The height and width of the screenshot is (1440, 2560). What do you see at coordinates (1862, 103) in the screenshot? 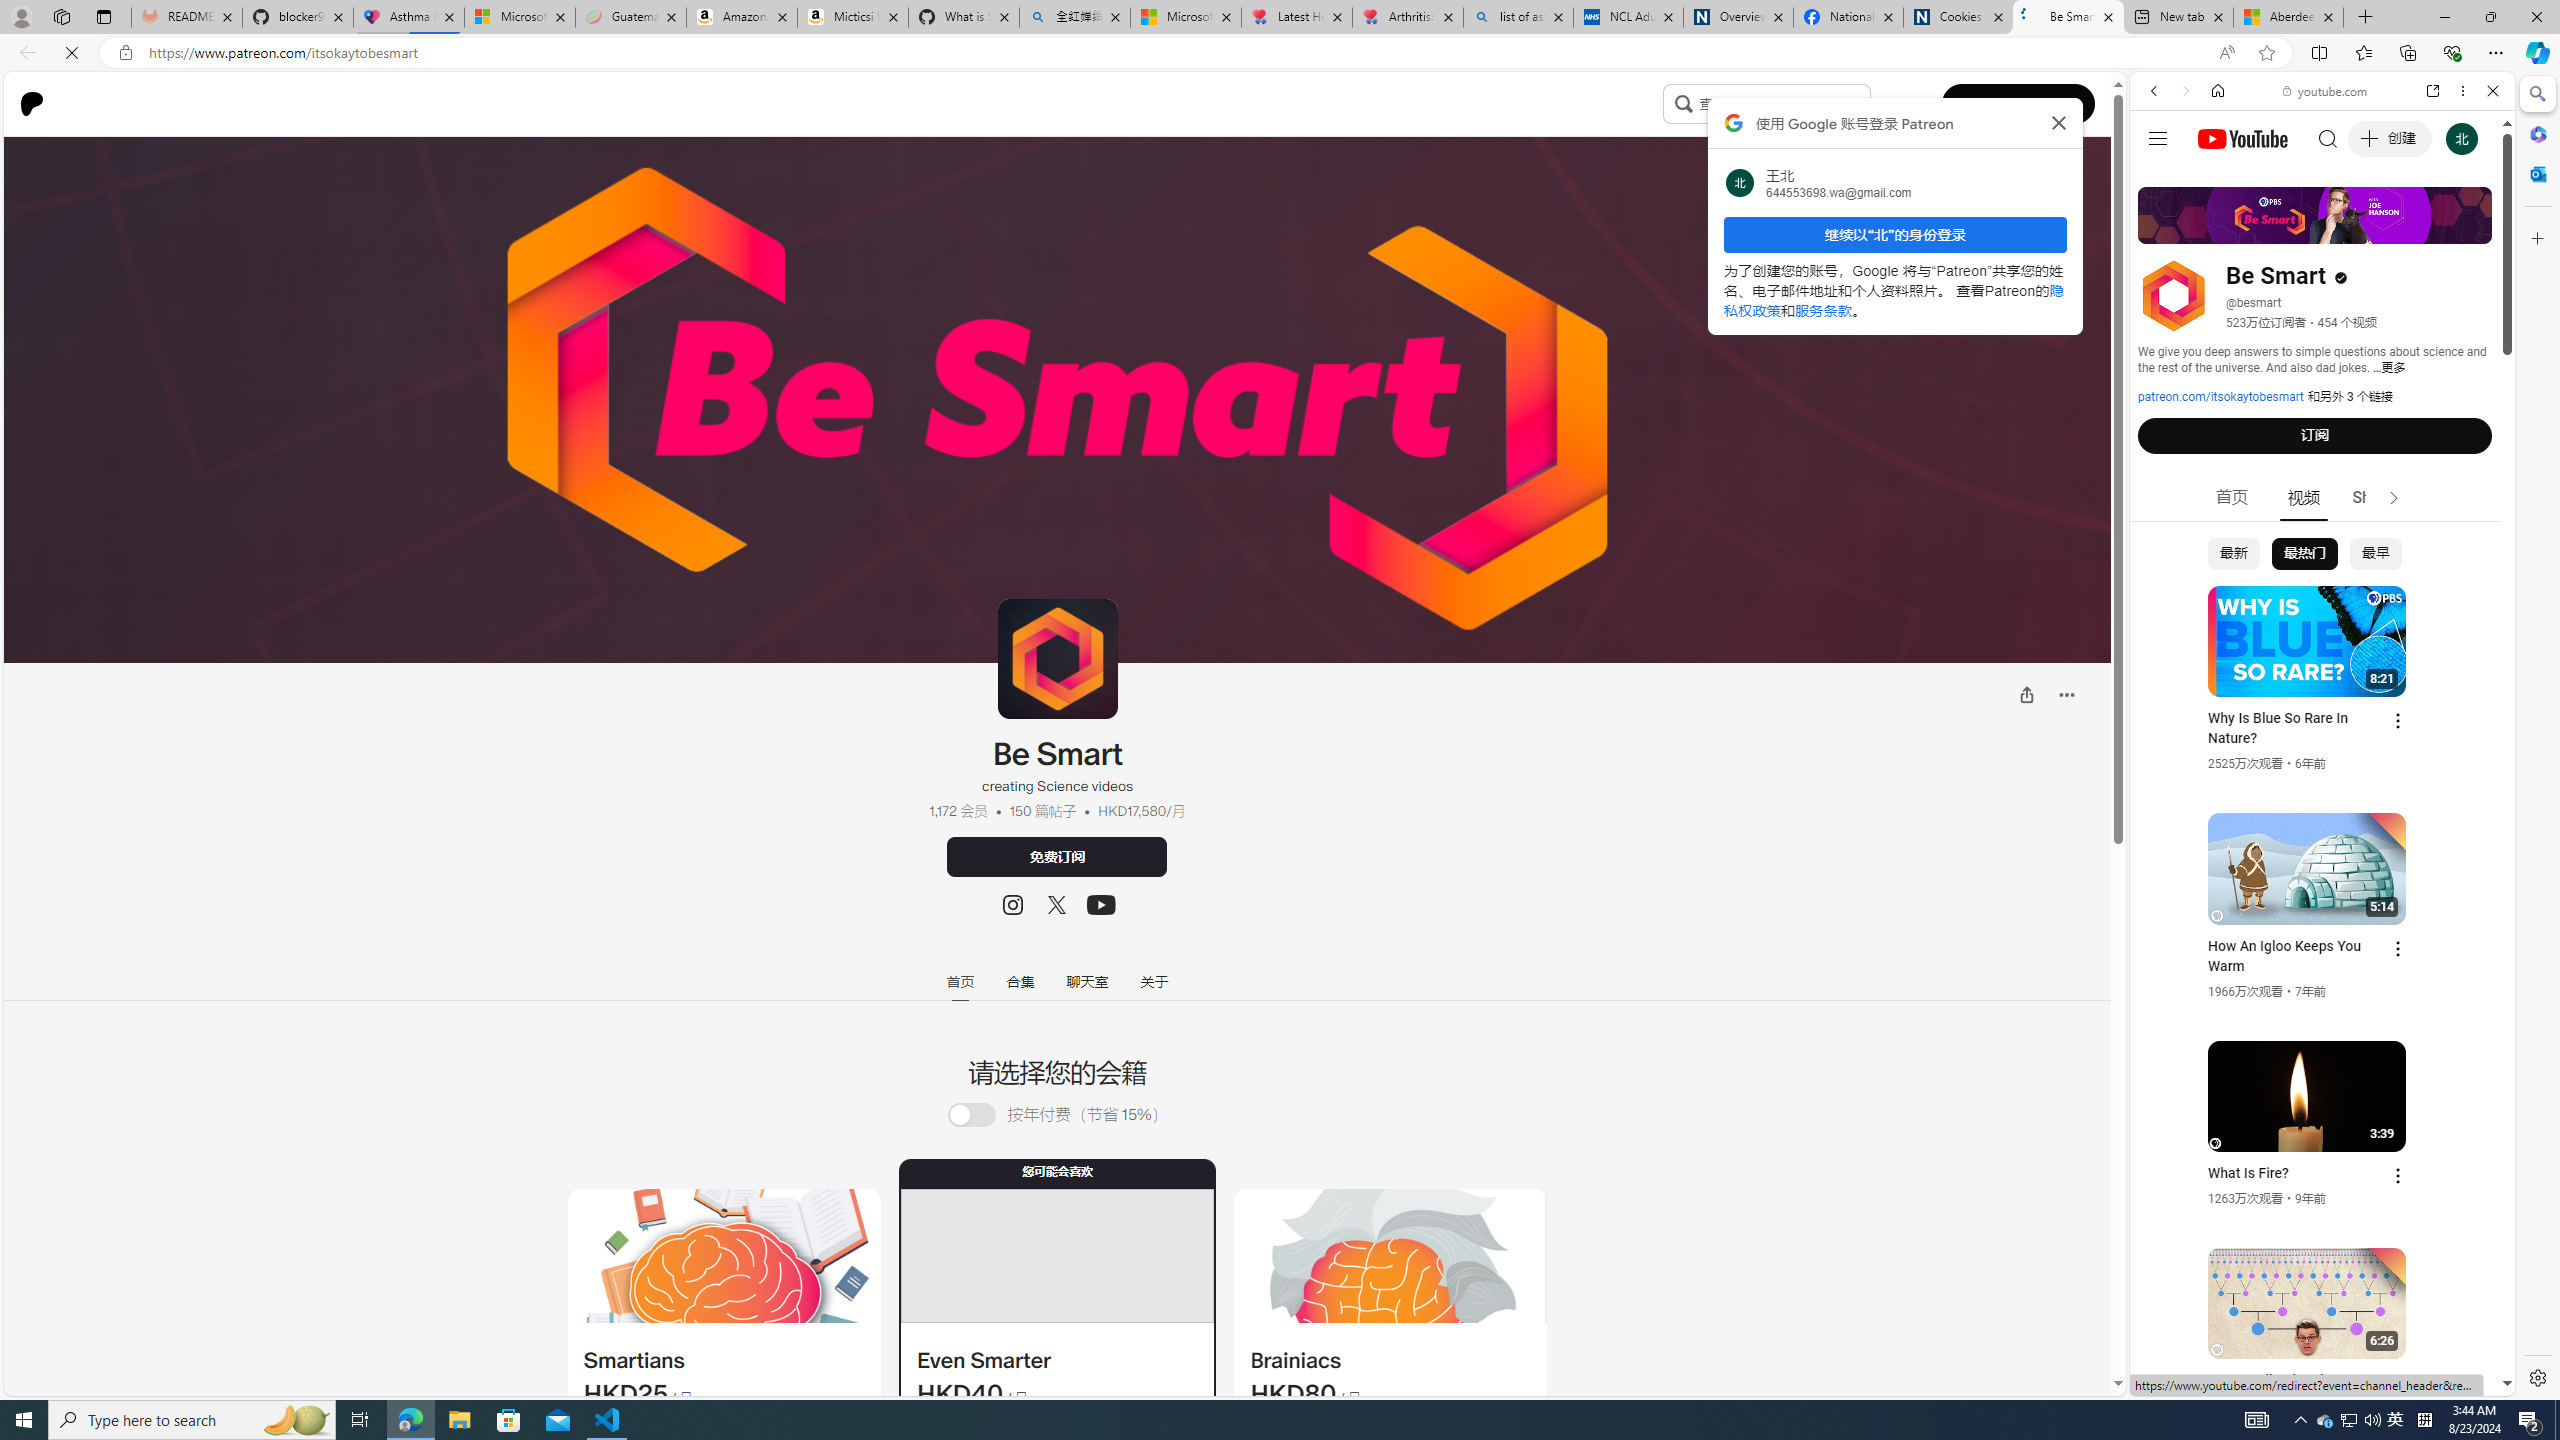
I see `'Class: sc-gUQvok bqiJlM'` at bounding box center [1862, 103].